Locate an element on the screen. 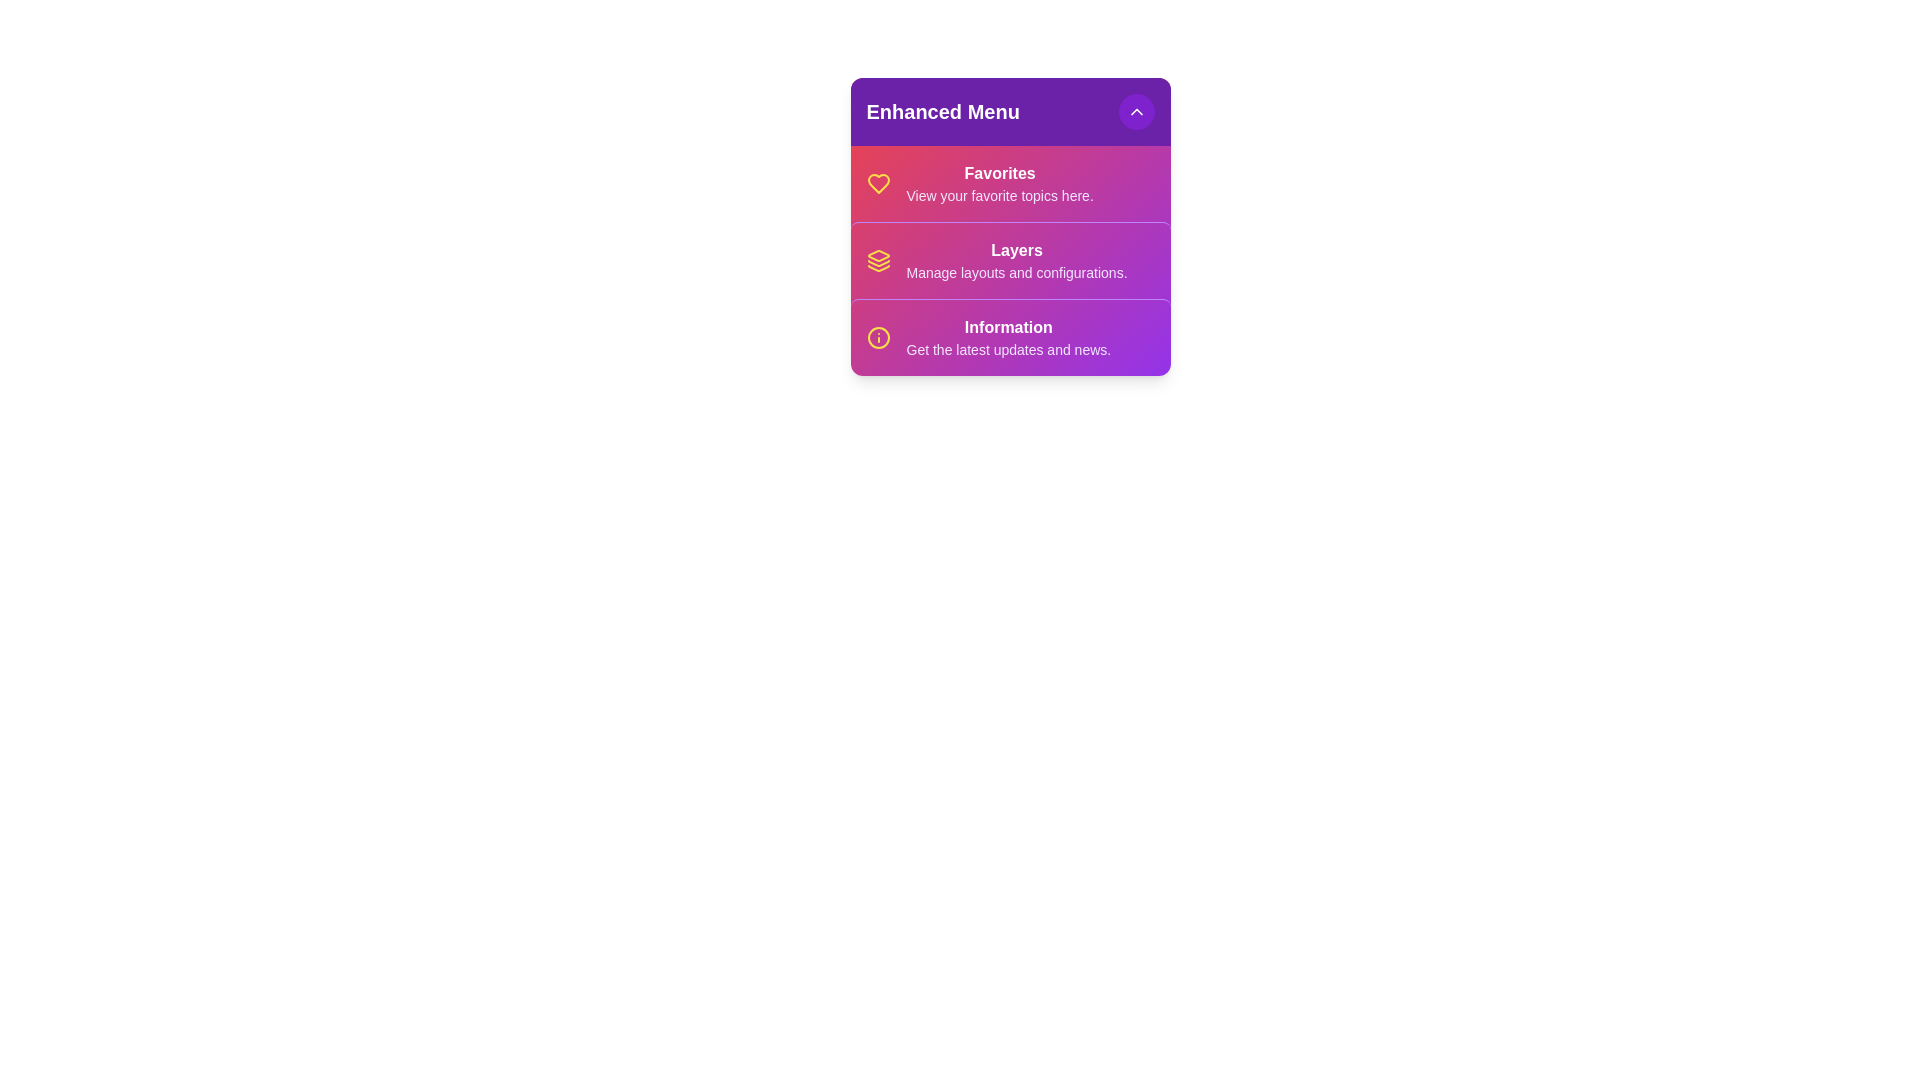 This screenshot has width=1920, height=1080. the header button to toggle the menu visibility is located at coordinates (1136, 111).